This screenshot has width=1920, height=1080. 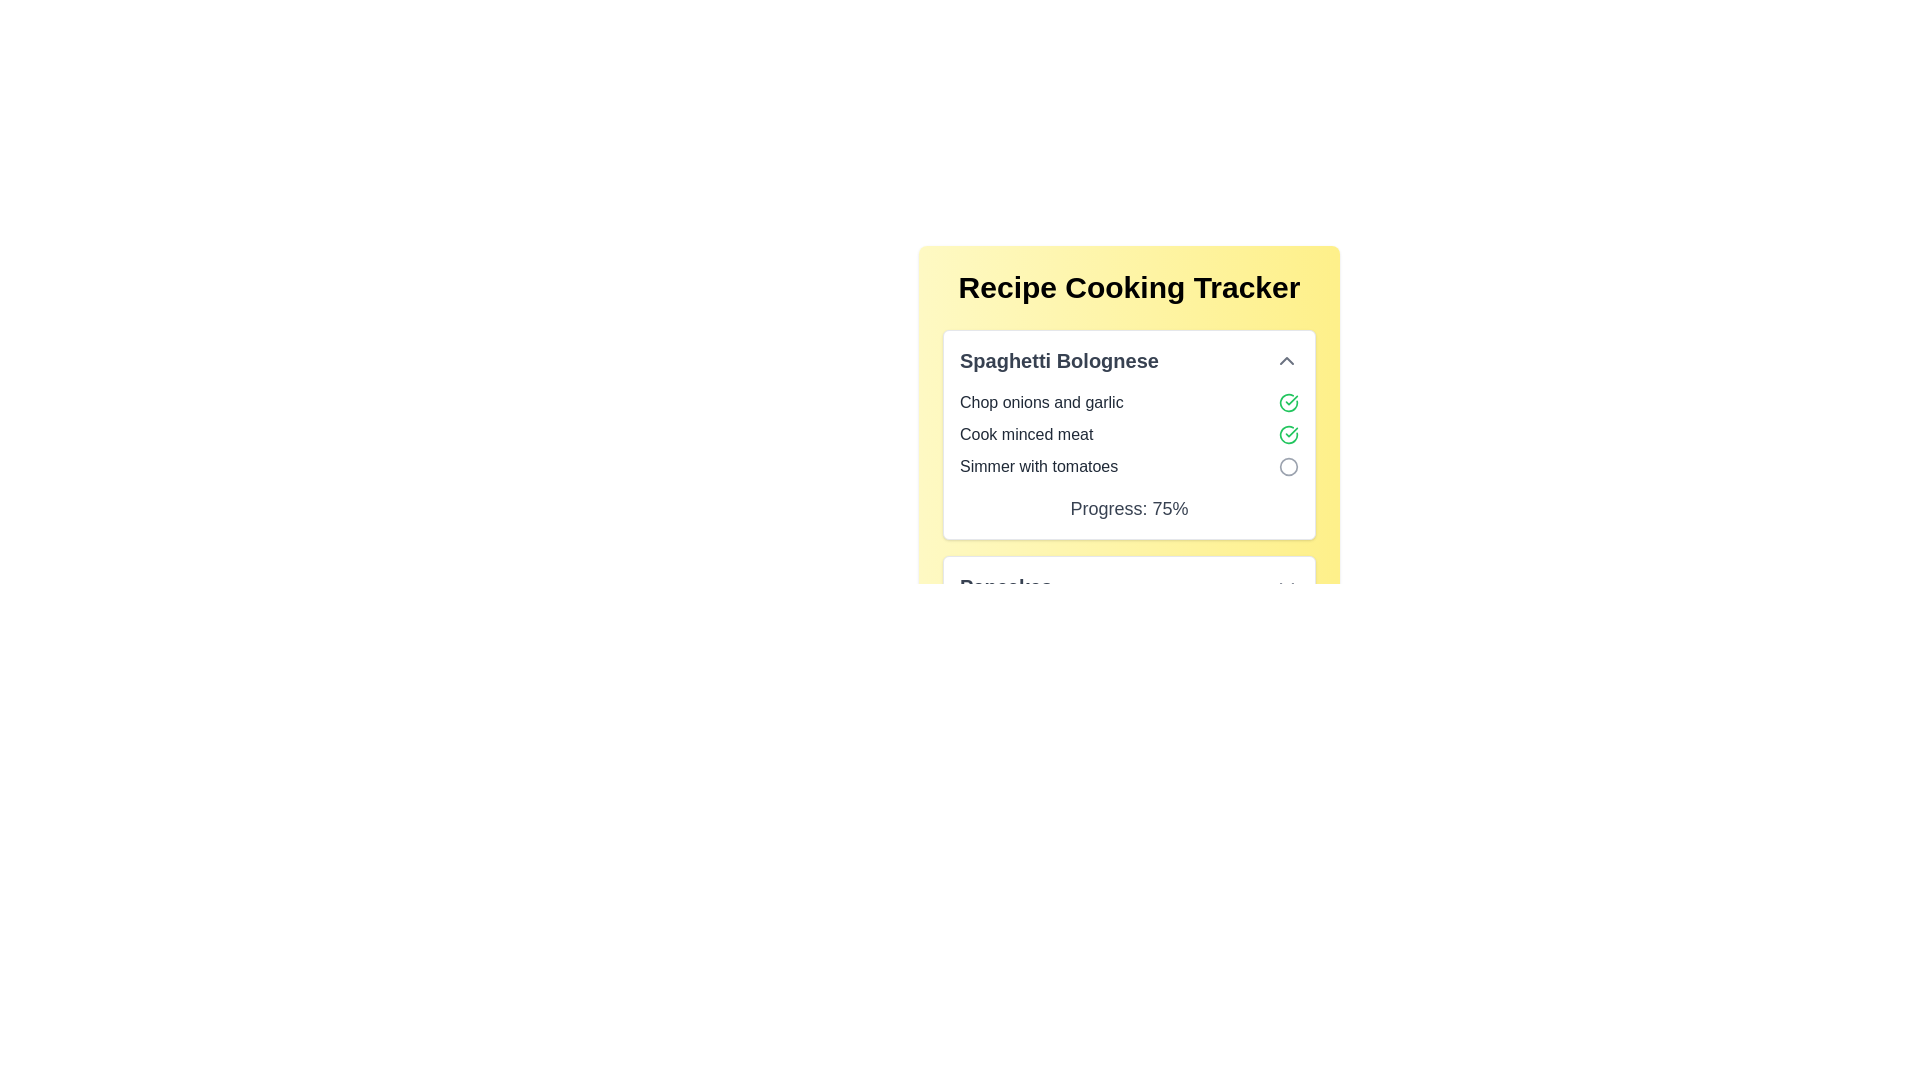 I want to click on the completion indicator icon for the task 'Cook minced meat', which is the second item in the vertical list of status icons, so click(x=1289, y=434).